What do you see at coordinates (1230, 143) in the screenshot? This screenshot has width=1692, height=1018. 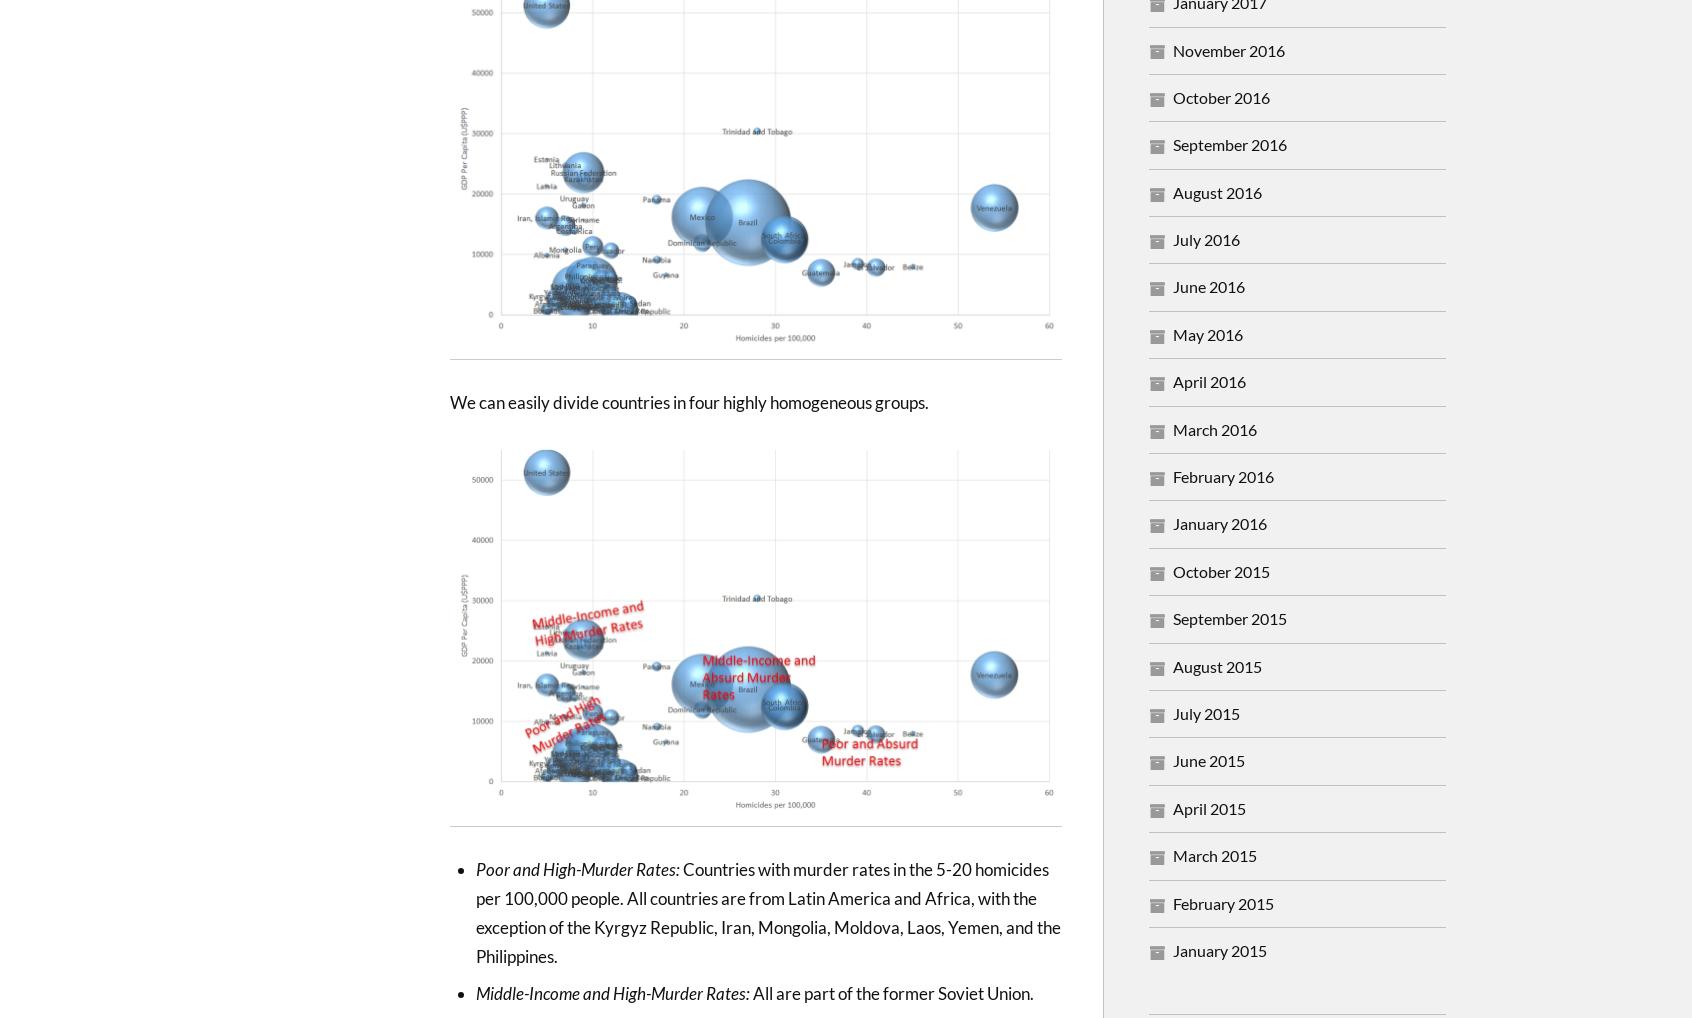 I see `'September 2016'` at bounding box center [1230, 143].